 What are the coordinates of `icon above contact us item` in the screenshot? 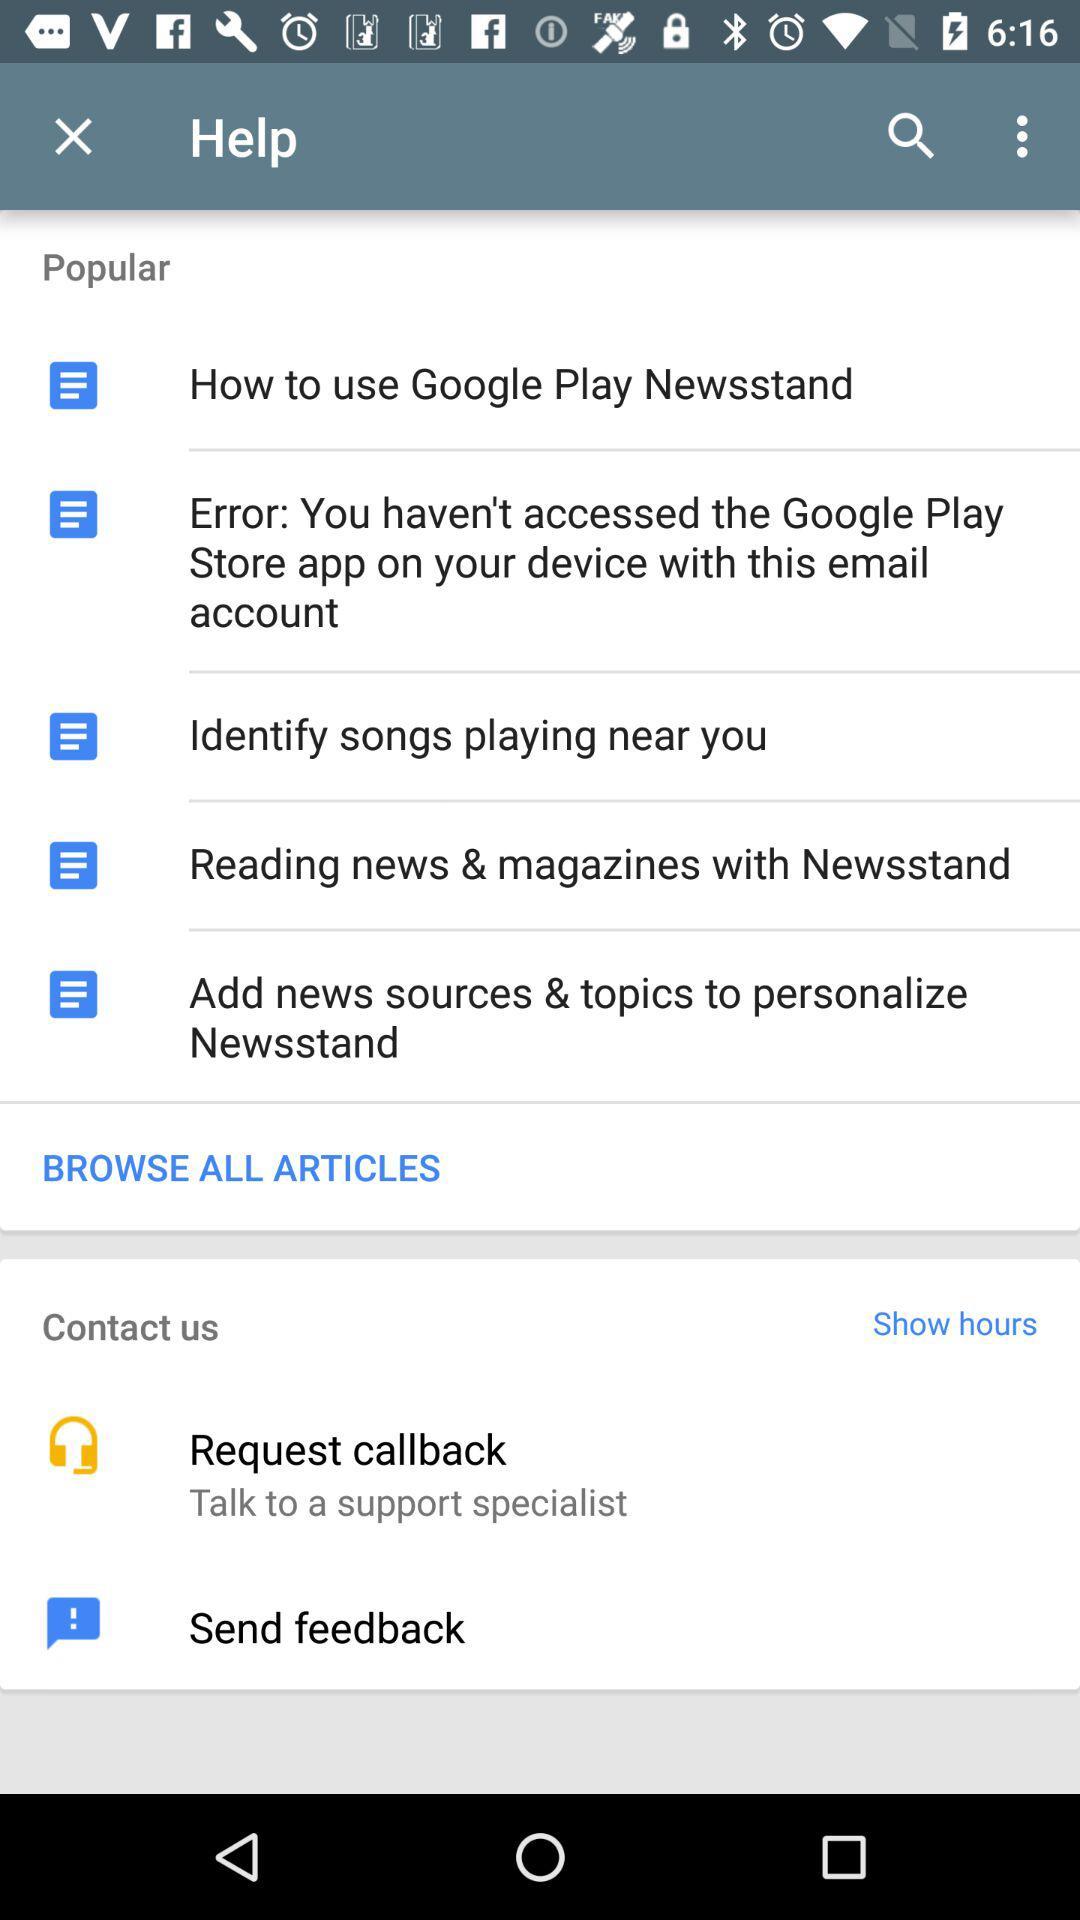 It's located at (540, 1166).